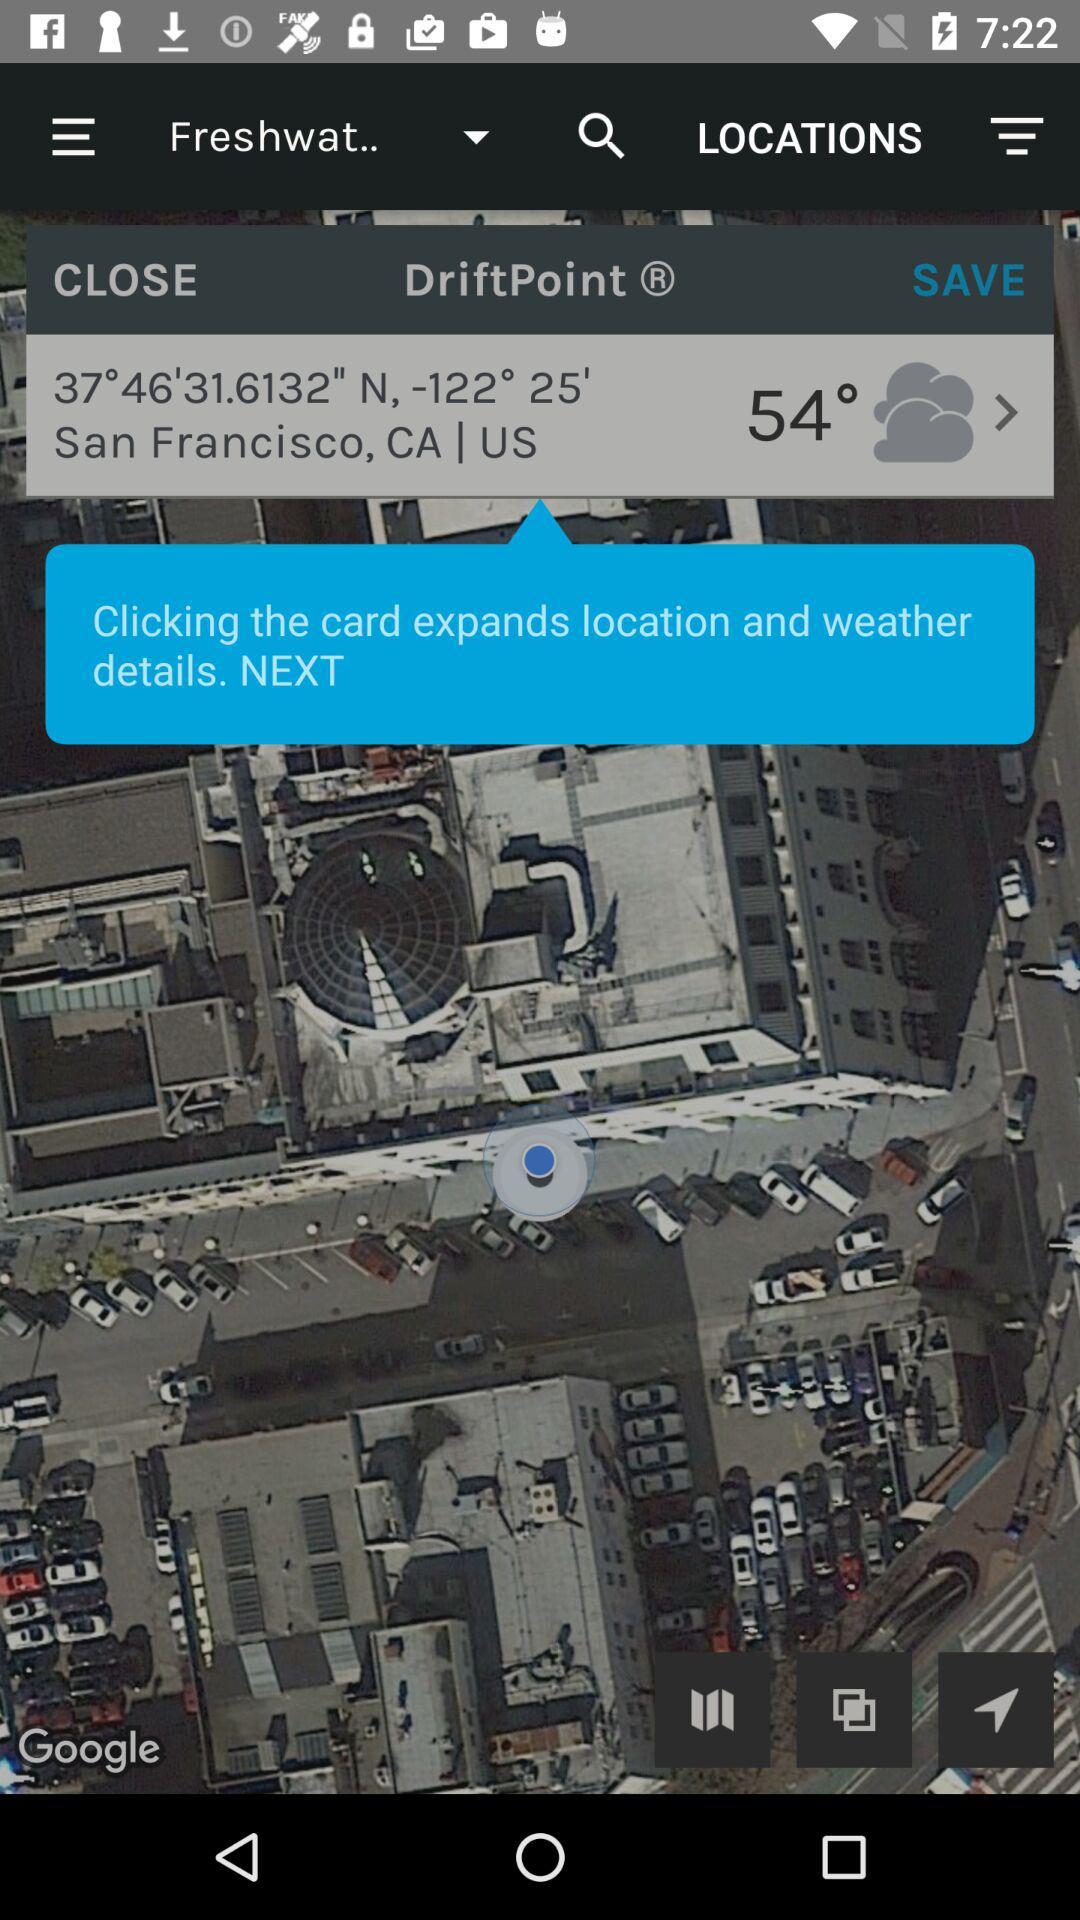 This screenshot has width=1080, height=1920. I want to click on map, so click(711, 1708).